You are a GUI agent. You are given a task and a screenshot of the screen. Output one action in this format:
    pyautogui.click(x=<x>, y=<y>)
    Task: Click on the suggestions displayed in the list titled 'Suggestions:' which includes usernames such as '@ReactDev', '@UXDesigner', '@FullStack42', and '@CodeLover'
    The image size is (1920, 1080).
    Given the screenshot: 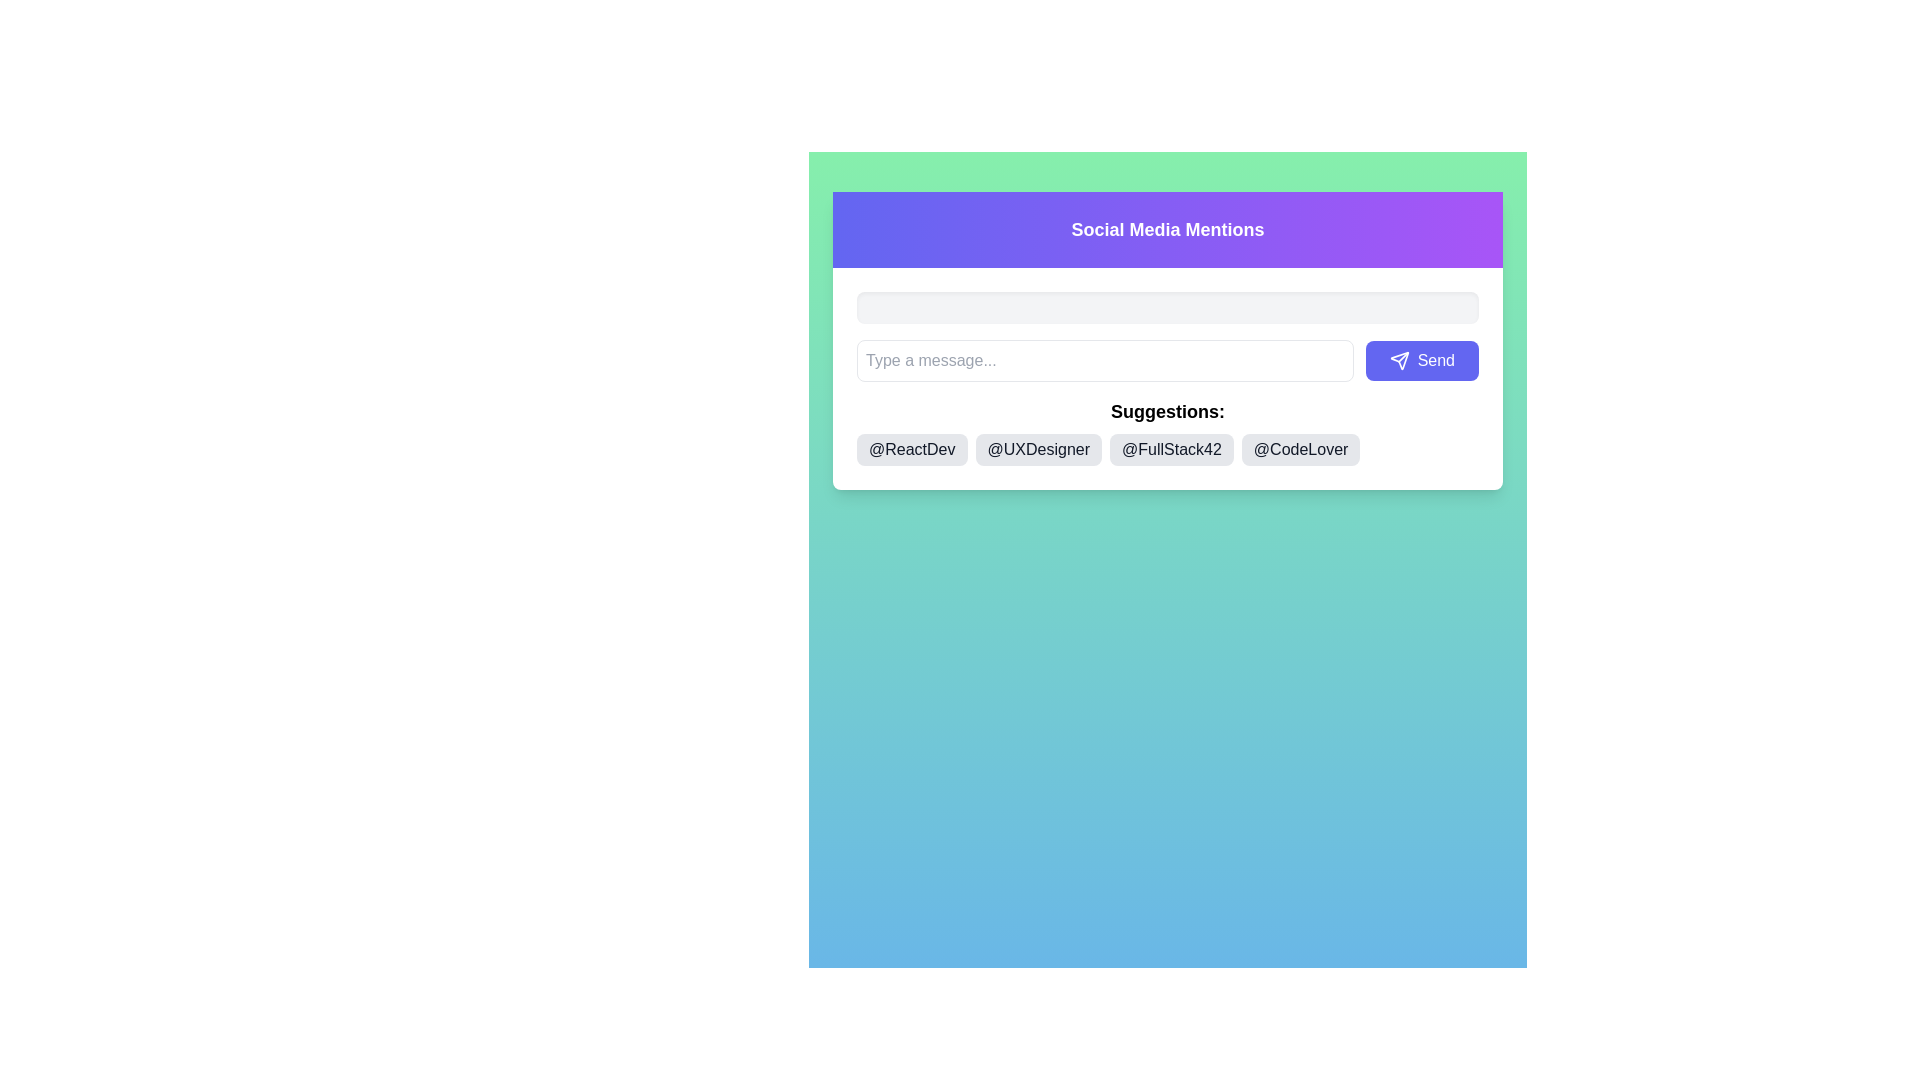 What is the action you would take?
    pyautogui.click(x=1167, y=431)
    